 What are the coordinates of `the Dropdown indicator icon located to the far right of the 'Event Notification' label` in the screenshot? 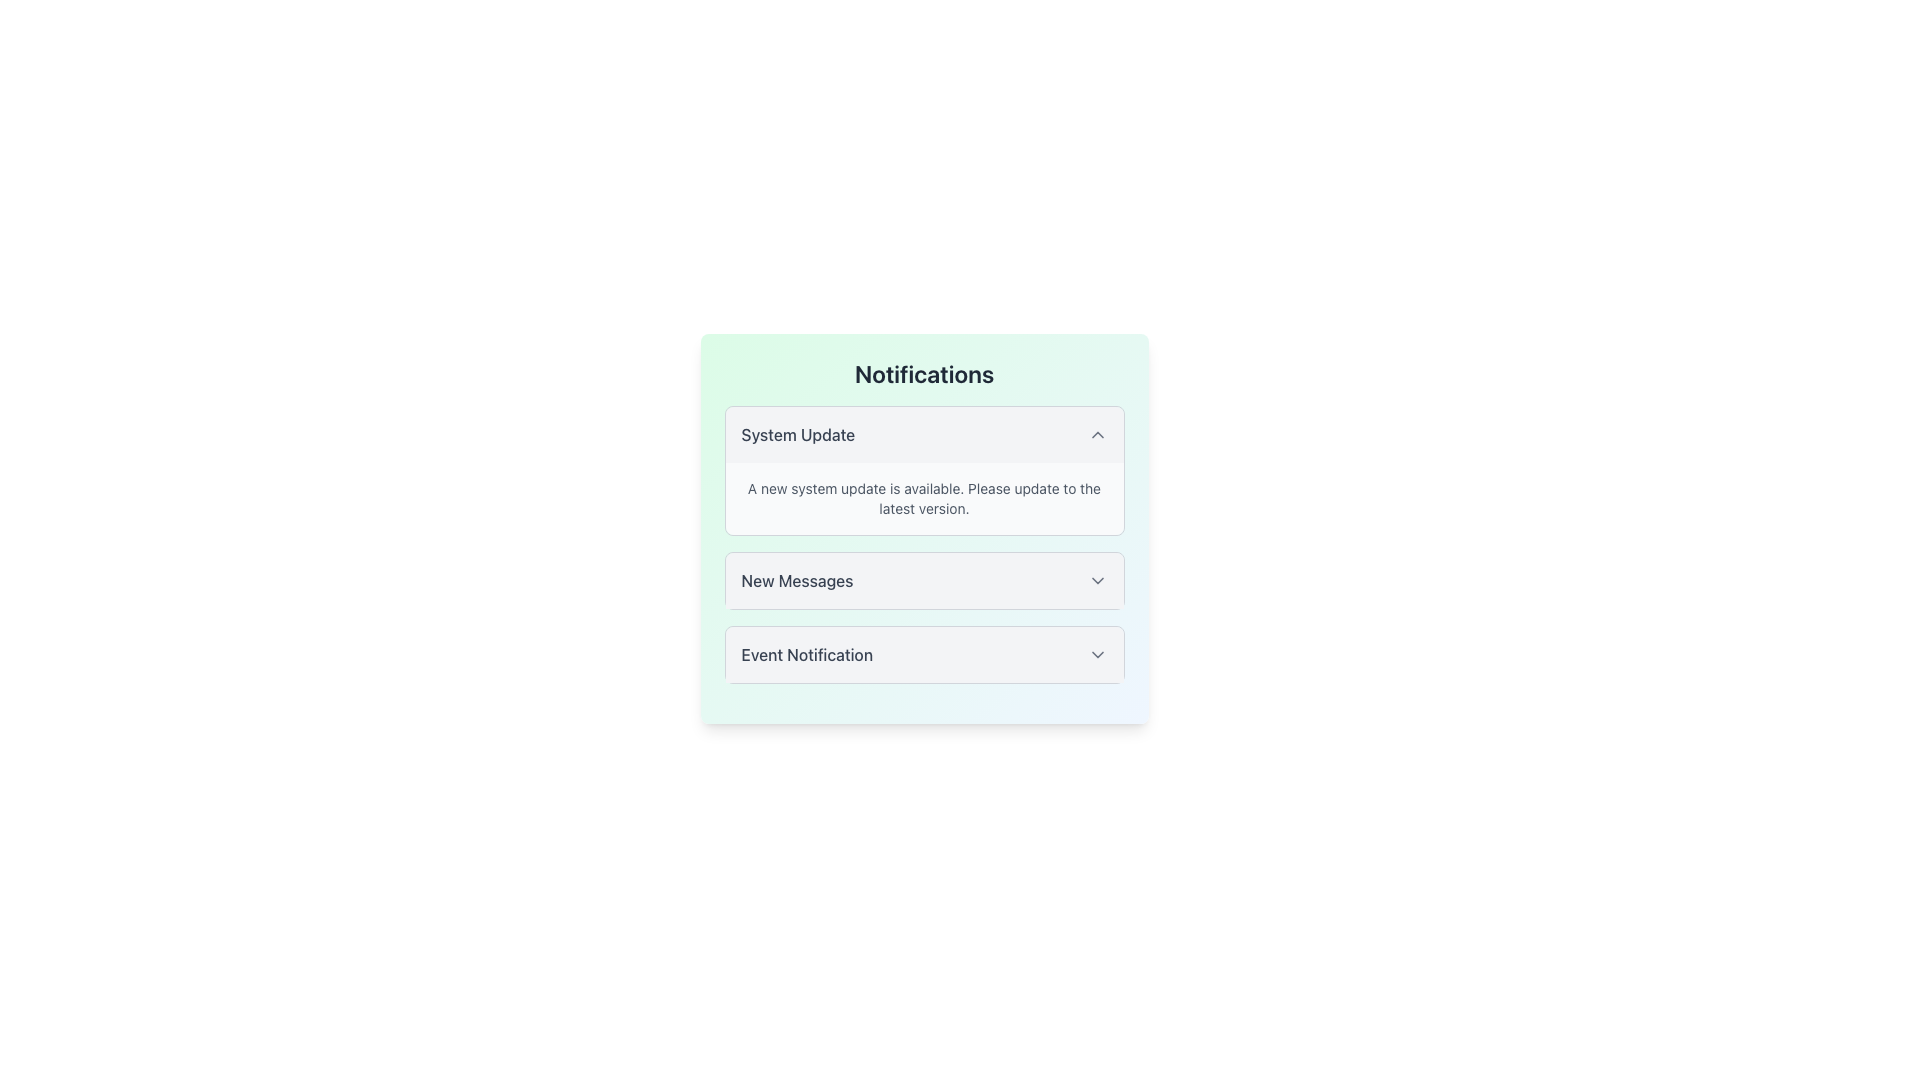 It's located at (1096, 655).